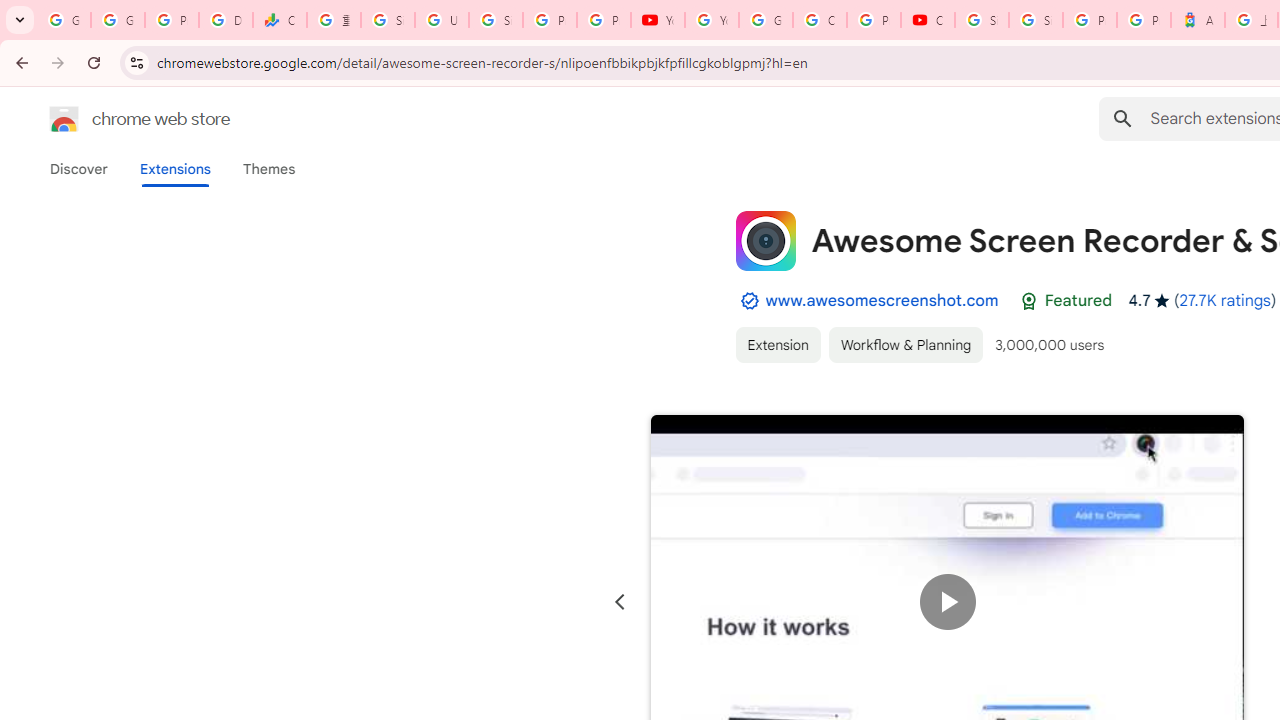 Image resolution: width=1280 pixels, height=720 pixels. I want to click on 'By Established Publisher Badge', so click(748, 301).